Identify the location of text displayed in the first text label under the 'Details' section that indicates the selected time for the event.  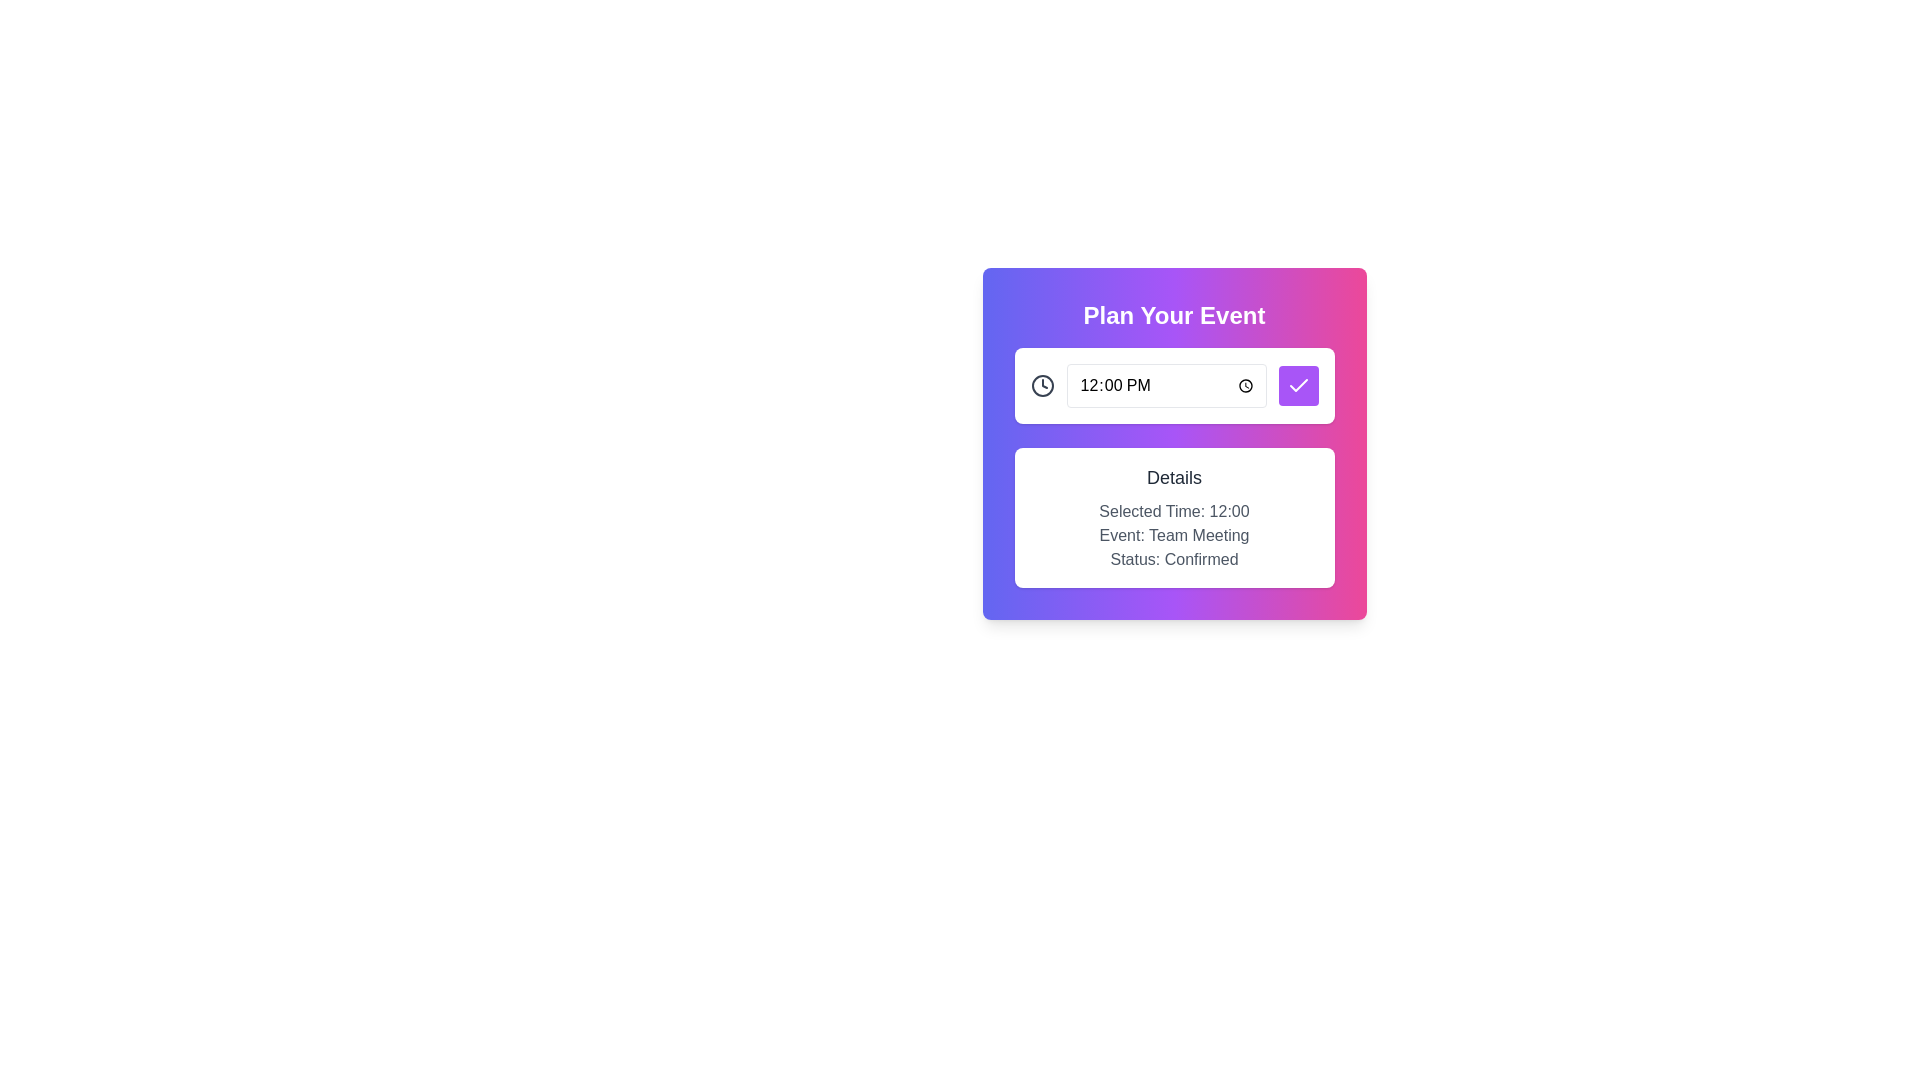
(1174, 511).